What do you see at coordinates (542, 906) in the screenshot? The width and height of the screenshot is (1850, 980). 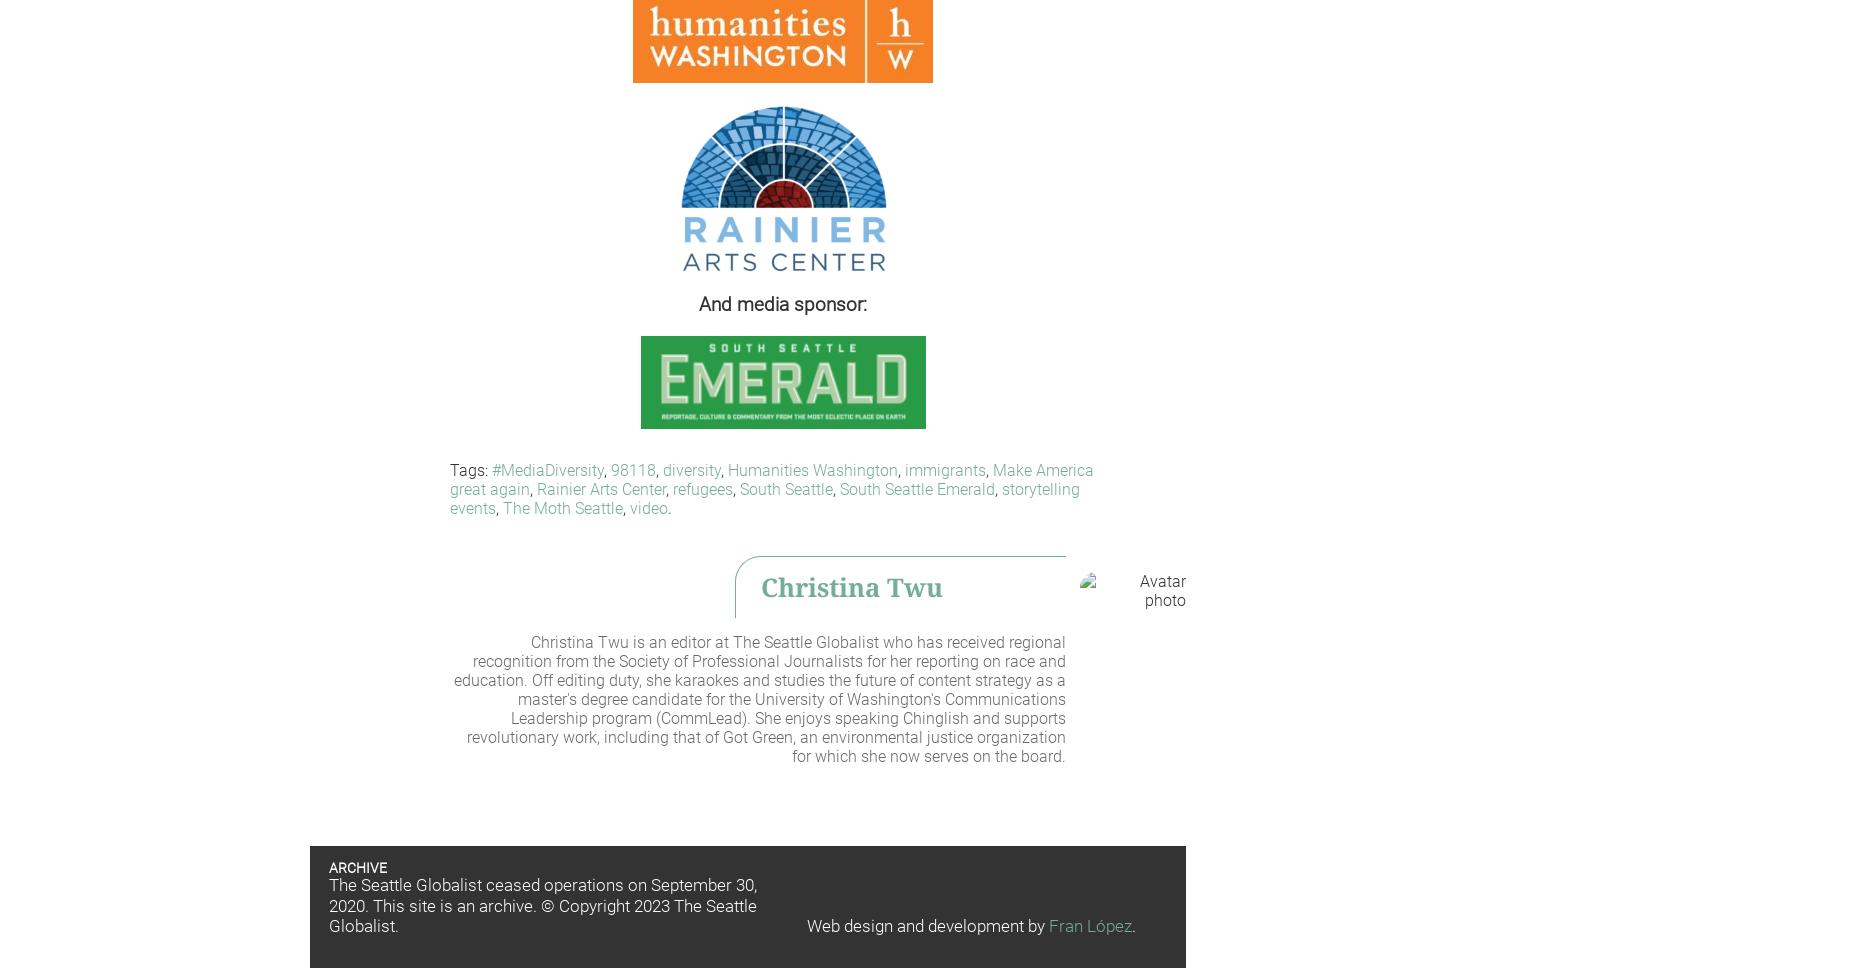 I see `'The Seattle Globalist ceased operations on September 30, 2020. This site is an archive. © Copyright 2023 The Seattle Globalist.'` at bounding box center [542, 906].